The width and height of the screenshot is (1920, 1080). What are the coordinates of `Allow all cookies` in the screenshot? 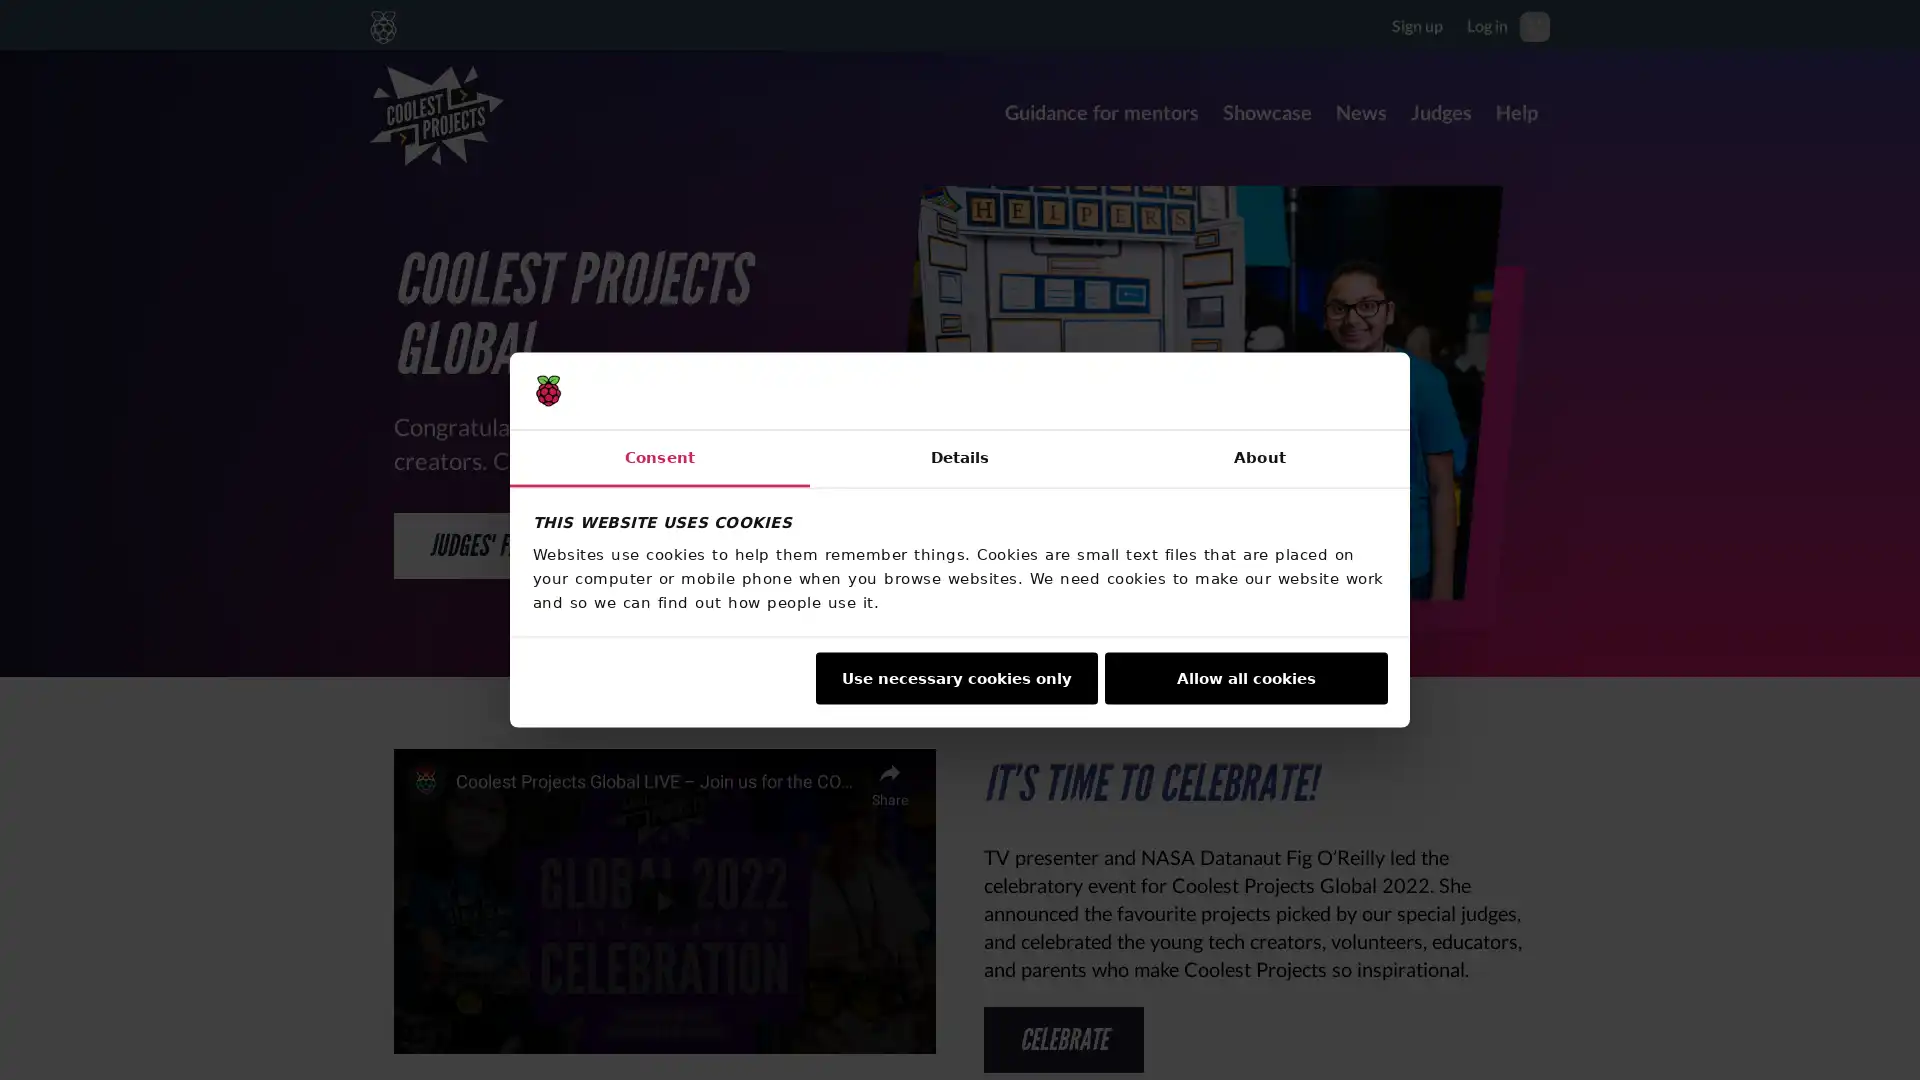 It's located at (1245, 677).